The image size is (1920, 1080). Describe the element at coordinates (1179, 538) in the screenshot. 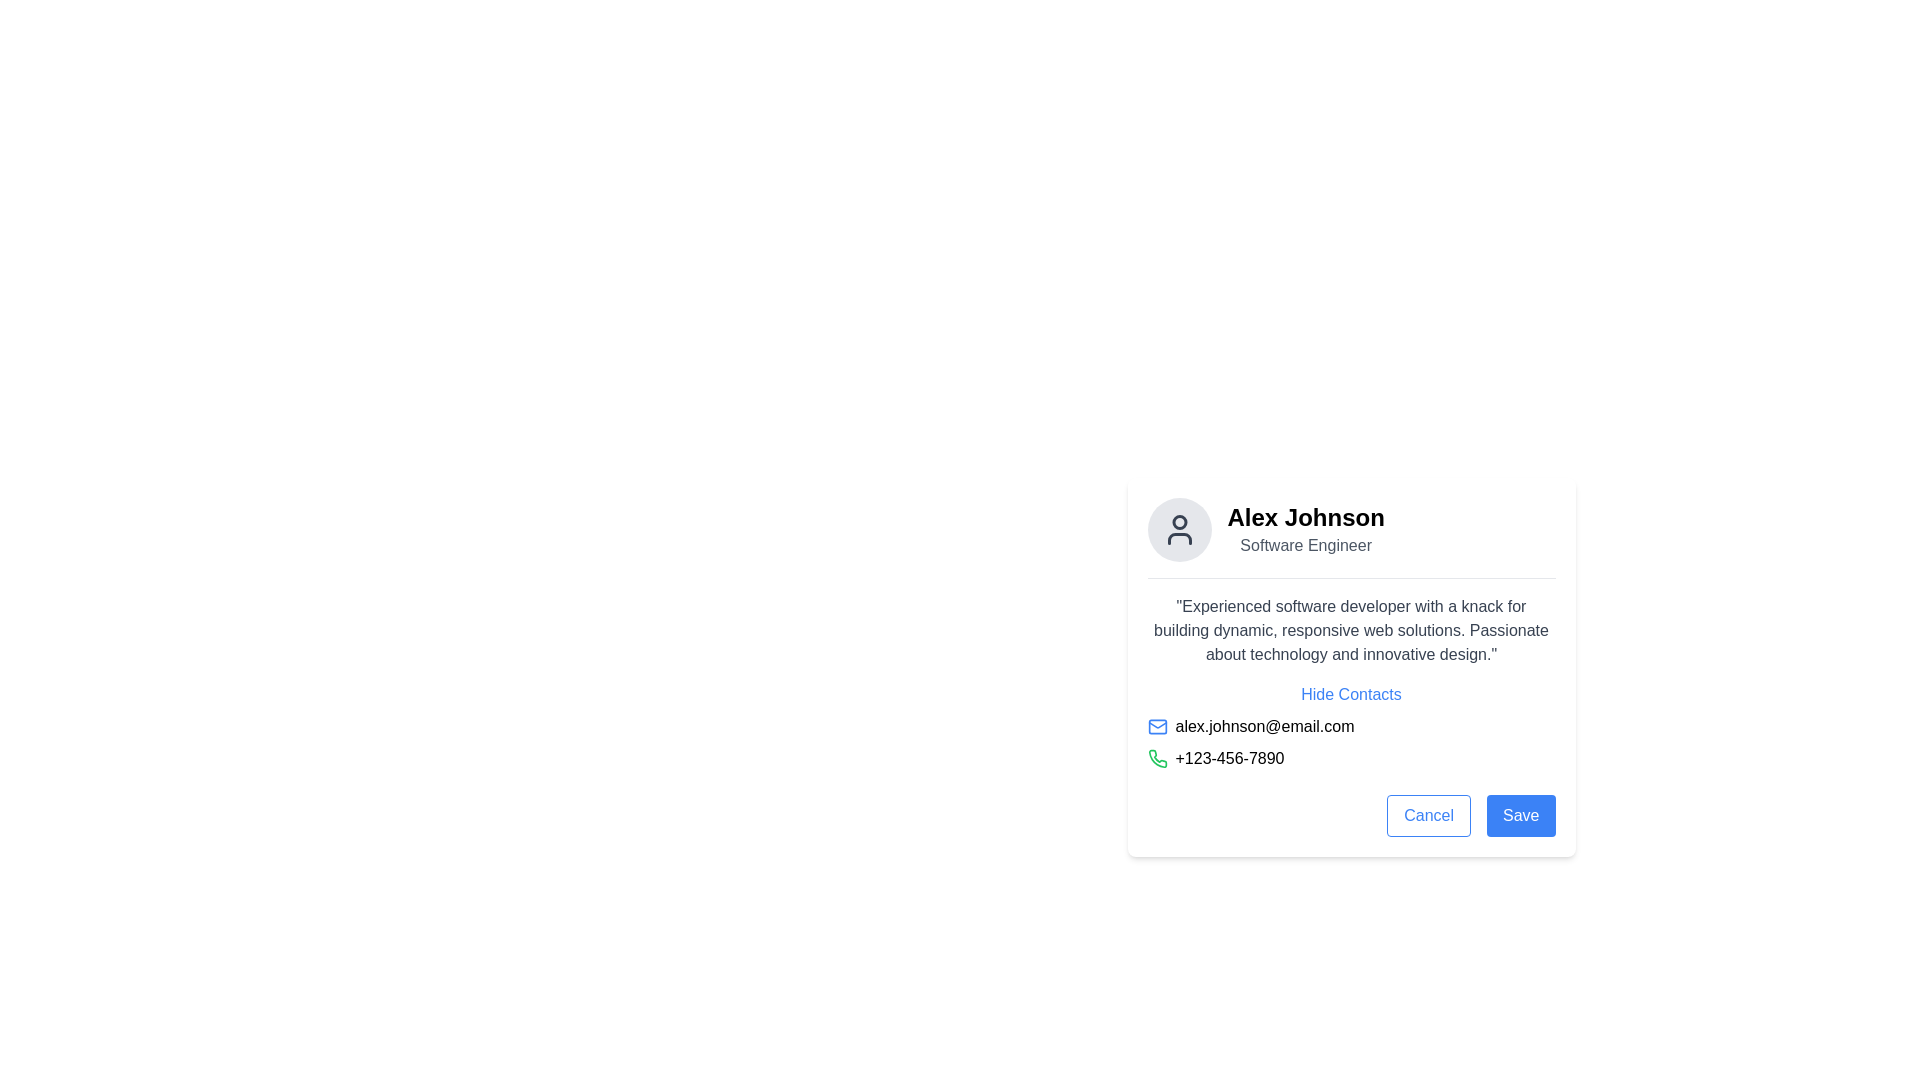

I see `the torso icon element of the user avatar, which is a simplified graphical depiction located below the user's head` at that location.